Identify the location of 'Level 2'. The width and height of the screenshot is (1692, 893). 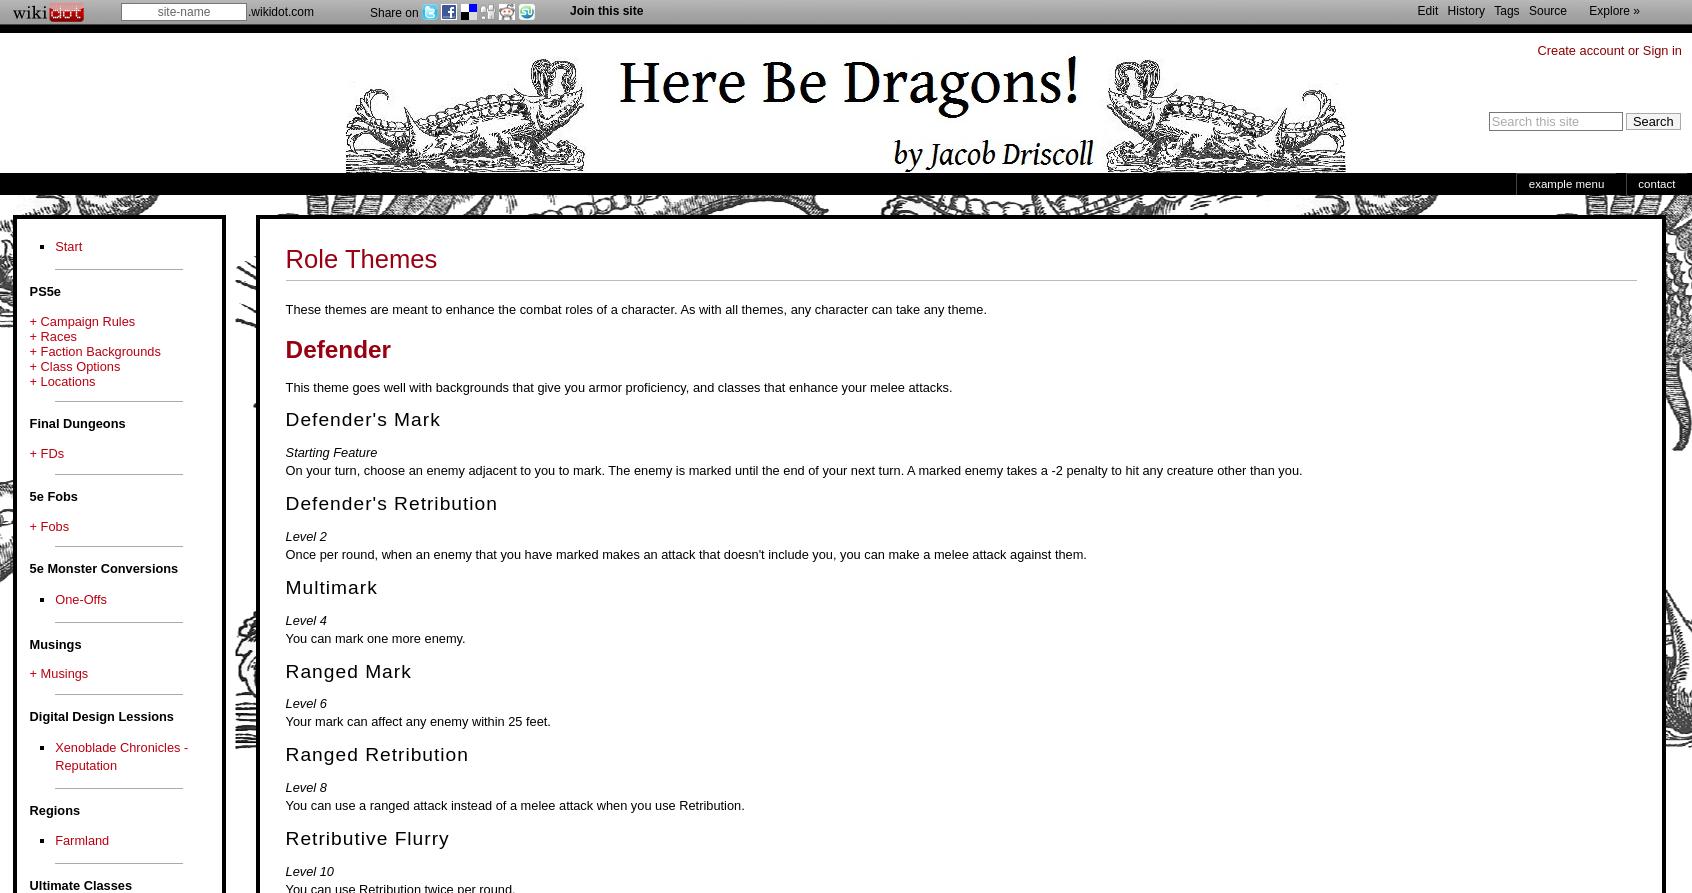
(304, 534).